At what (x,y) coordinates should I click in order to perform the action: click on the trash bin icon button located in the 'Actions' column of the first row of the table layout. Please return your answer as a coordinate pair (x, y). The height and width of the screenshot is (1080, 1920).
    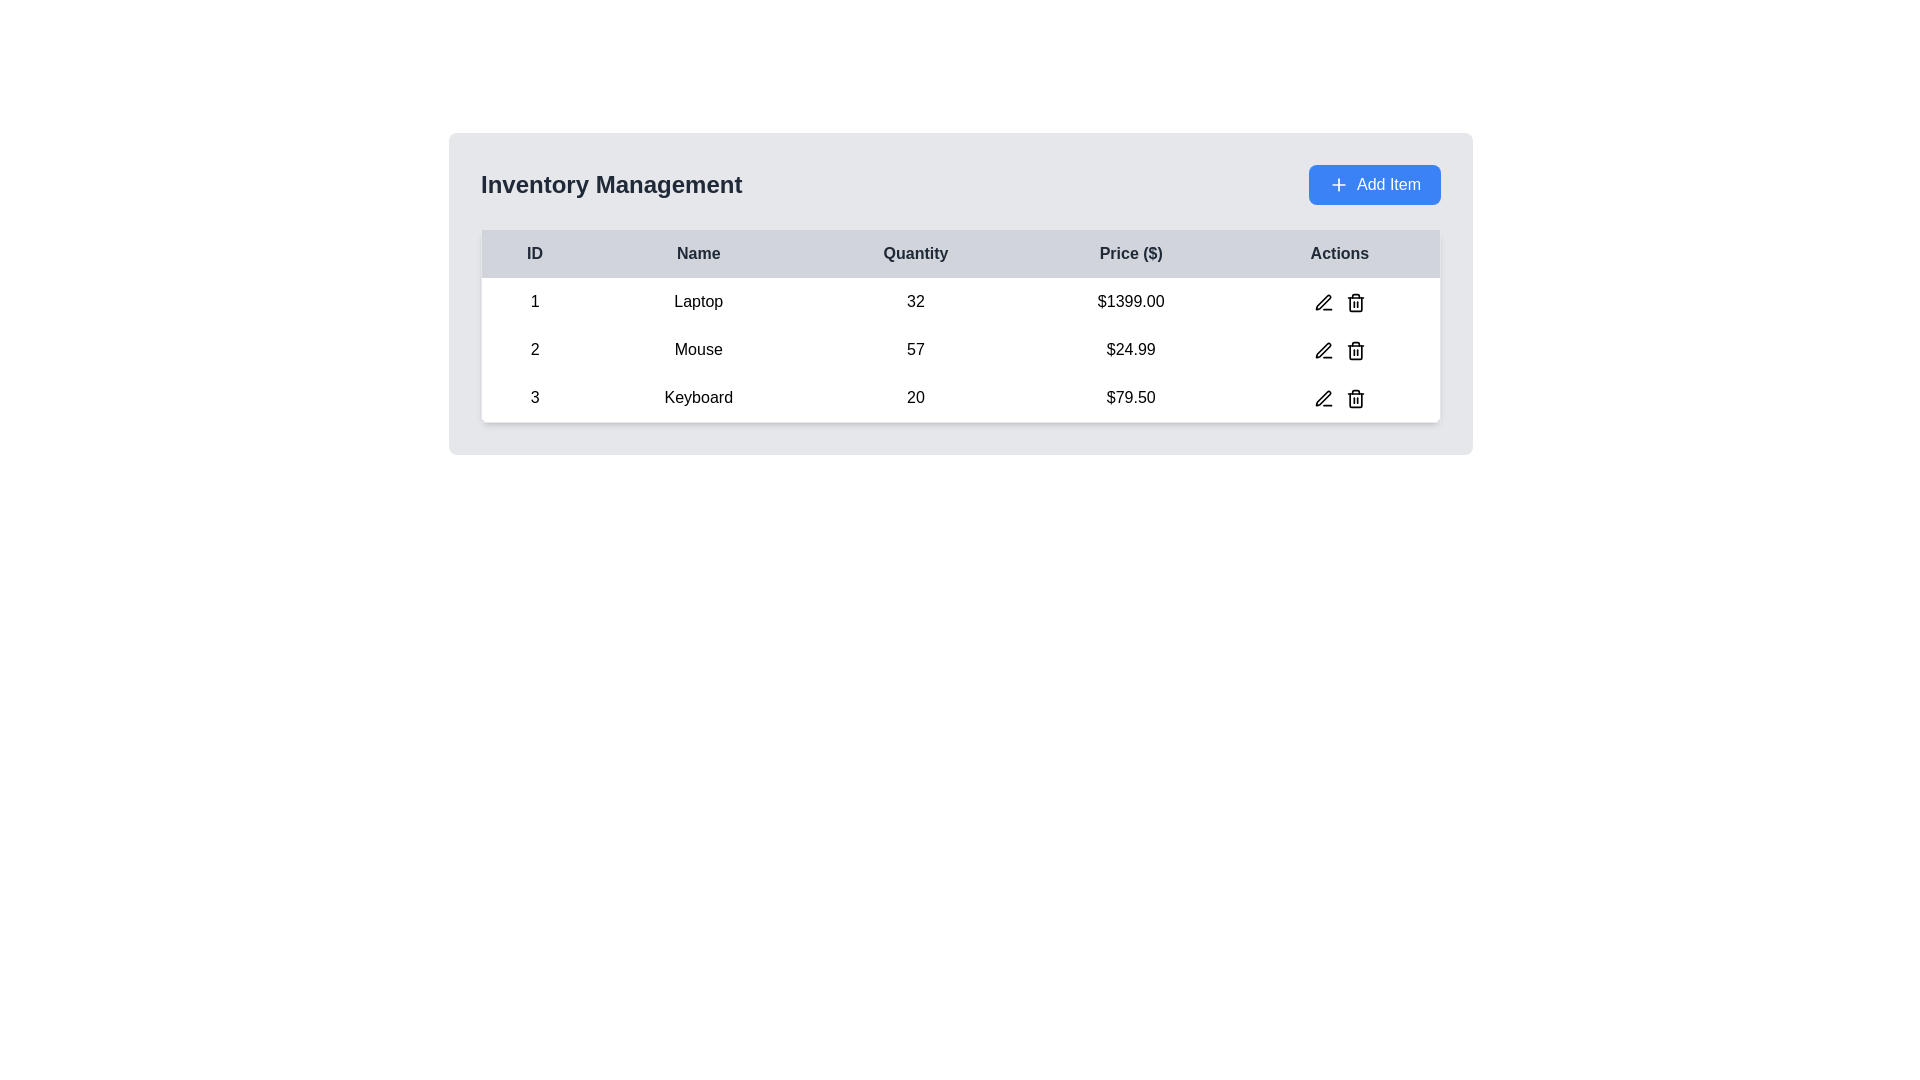
    Looking at the image, I should click on (1355, 301).